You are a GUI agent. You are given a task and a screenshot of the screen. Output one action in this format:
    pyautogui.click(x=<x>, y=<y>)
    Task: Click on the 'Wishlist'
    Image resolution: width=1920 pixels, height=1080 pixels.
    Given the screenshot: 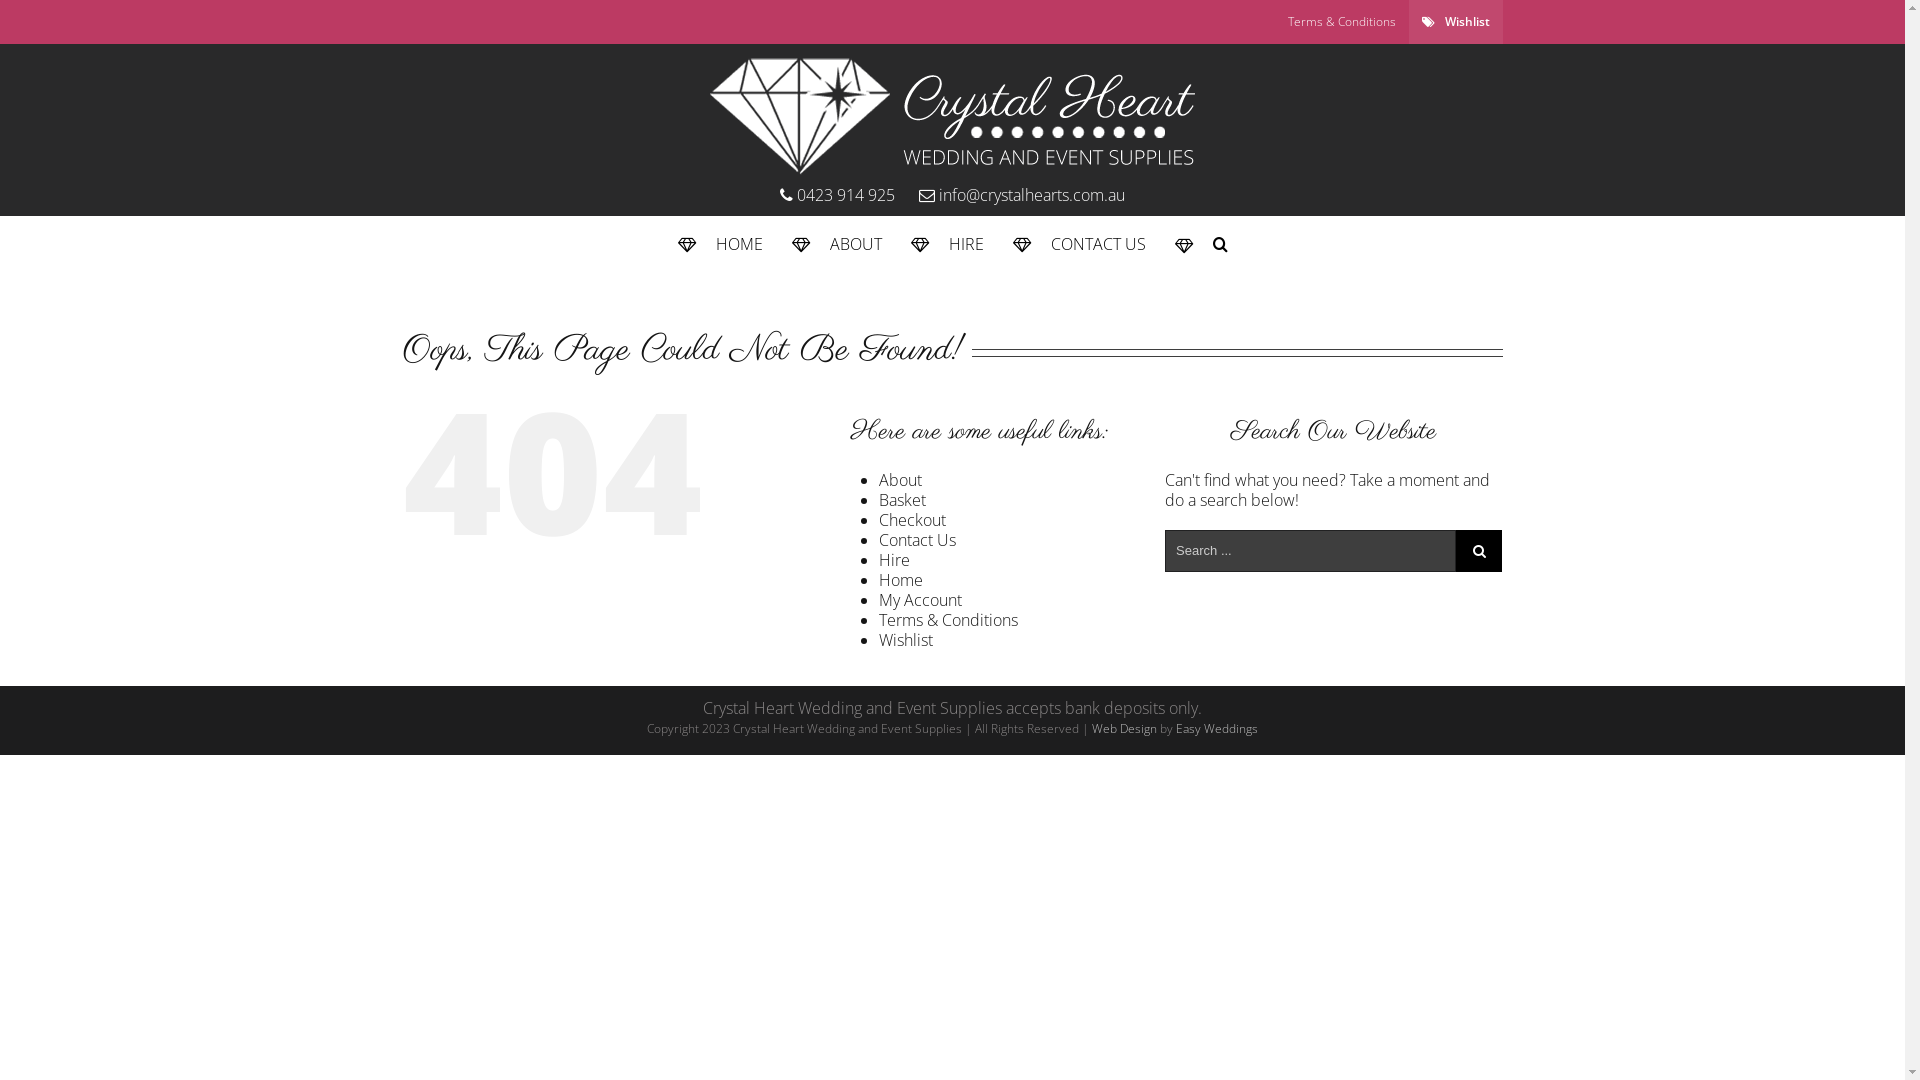 What is the action you would take?
    pyautogui.click(x=905, y=640)
    